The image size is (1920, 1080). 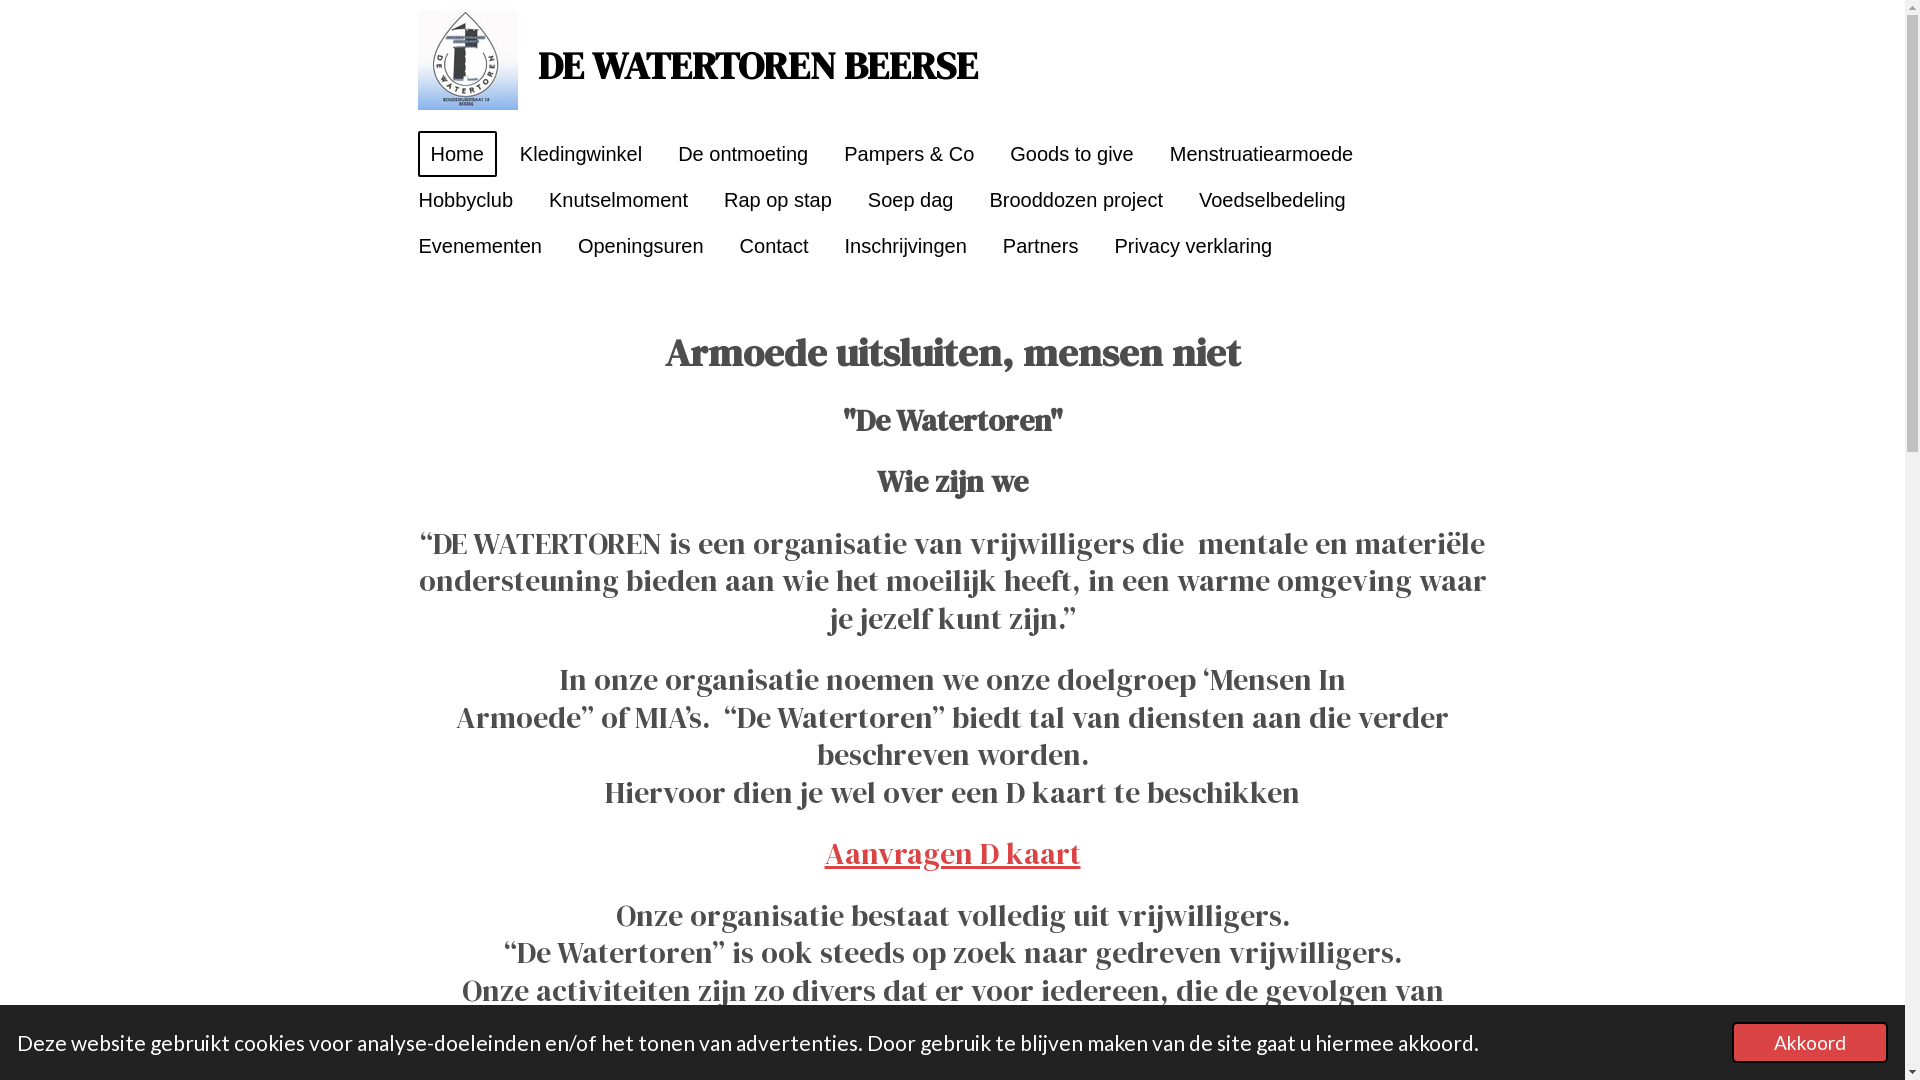 What do you see at coordinates (910, 200) in the screenshot?
I see `'Soep dag'` at bounding box center [910, 200].